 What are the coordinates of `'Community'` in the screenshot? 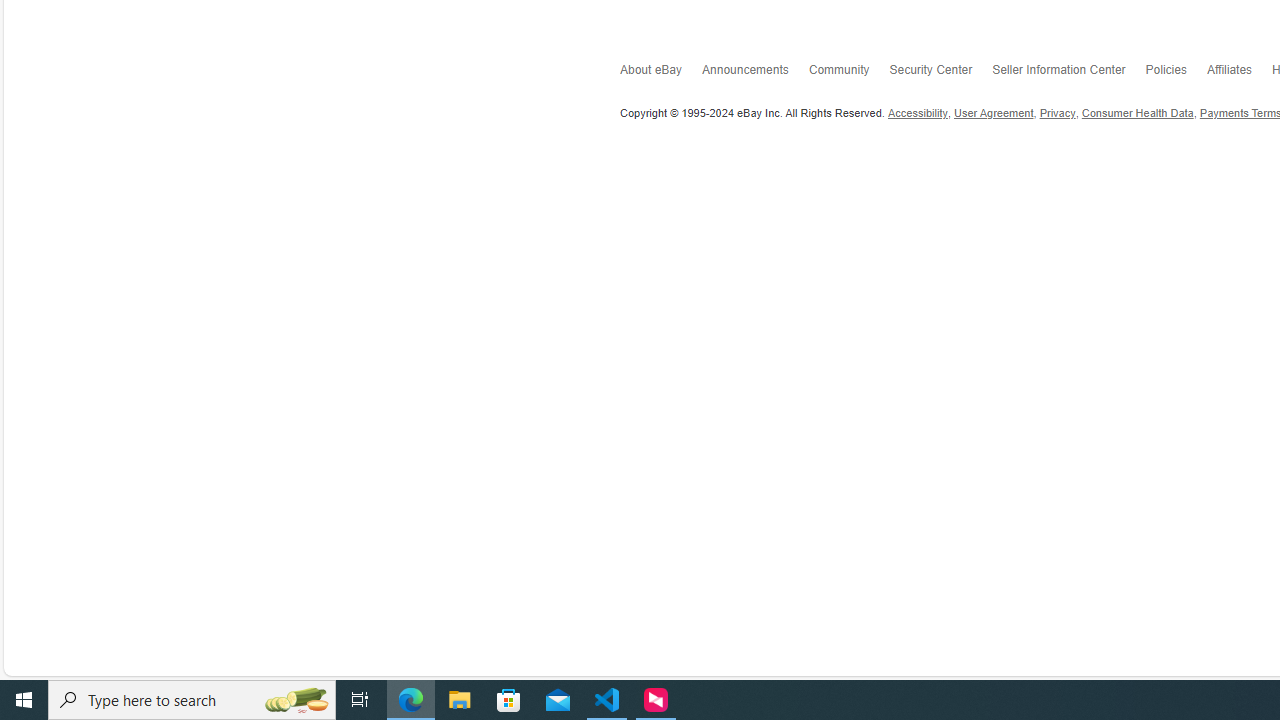 It's located at (848, 72).